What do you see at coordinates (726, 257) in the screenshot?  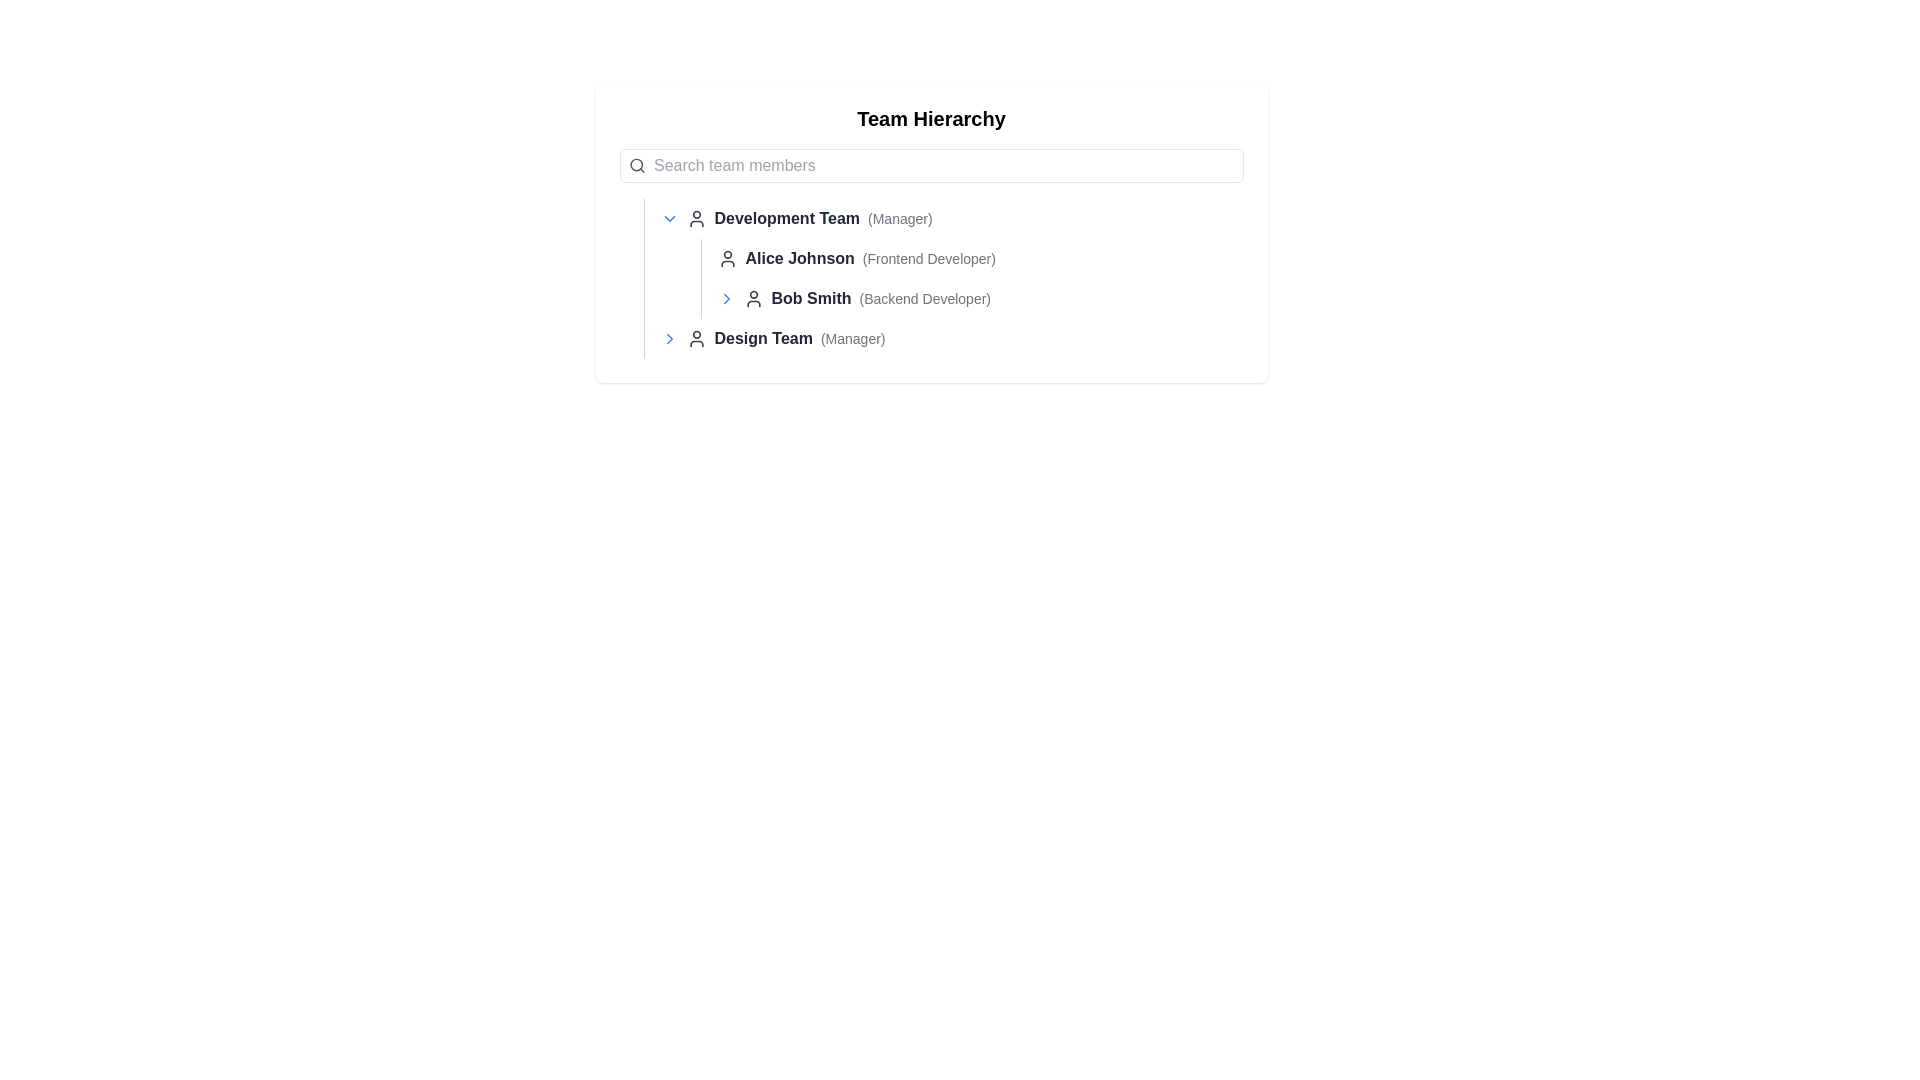 I see `the user avatar icon, which is a rounded grayish human-like shape located to the left of the 'Alice Johnson (Frontend Developer)' text` at bounding box center [726, 257].